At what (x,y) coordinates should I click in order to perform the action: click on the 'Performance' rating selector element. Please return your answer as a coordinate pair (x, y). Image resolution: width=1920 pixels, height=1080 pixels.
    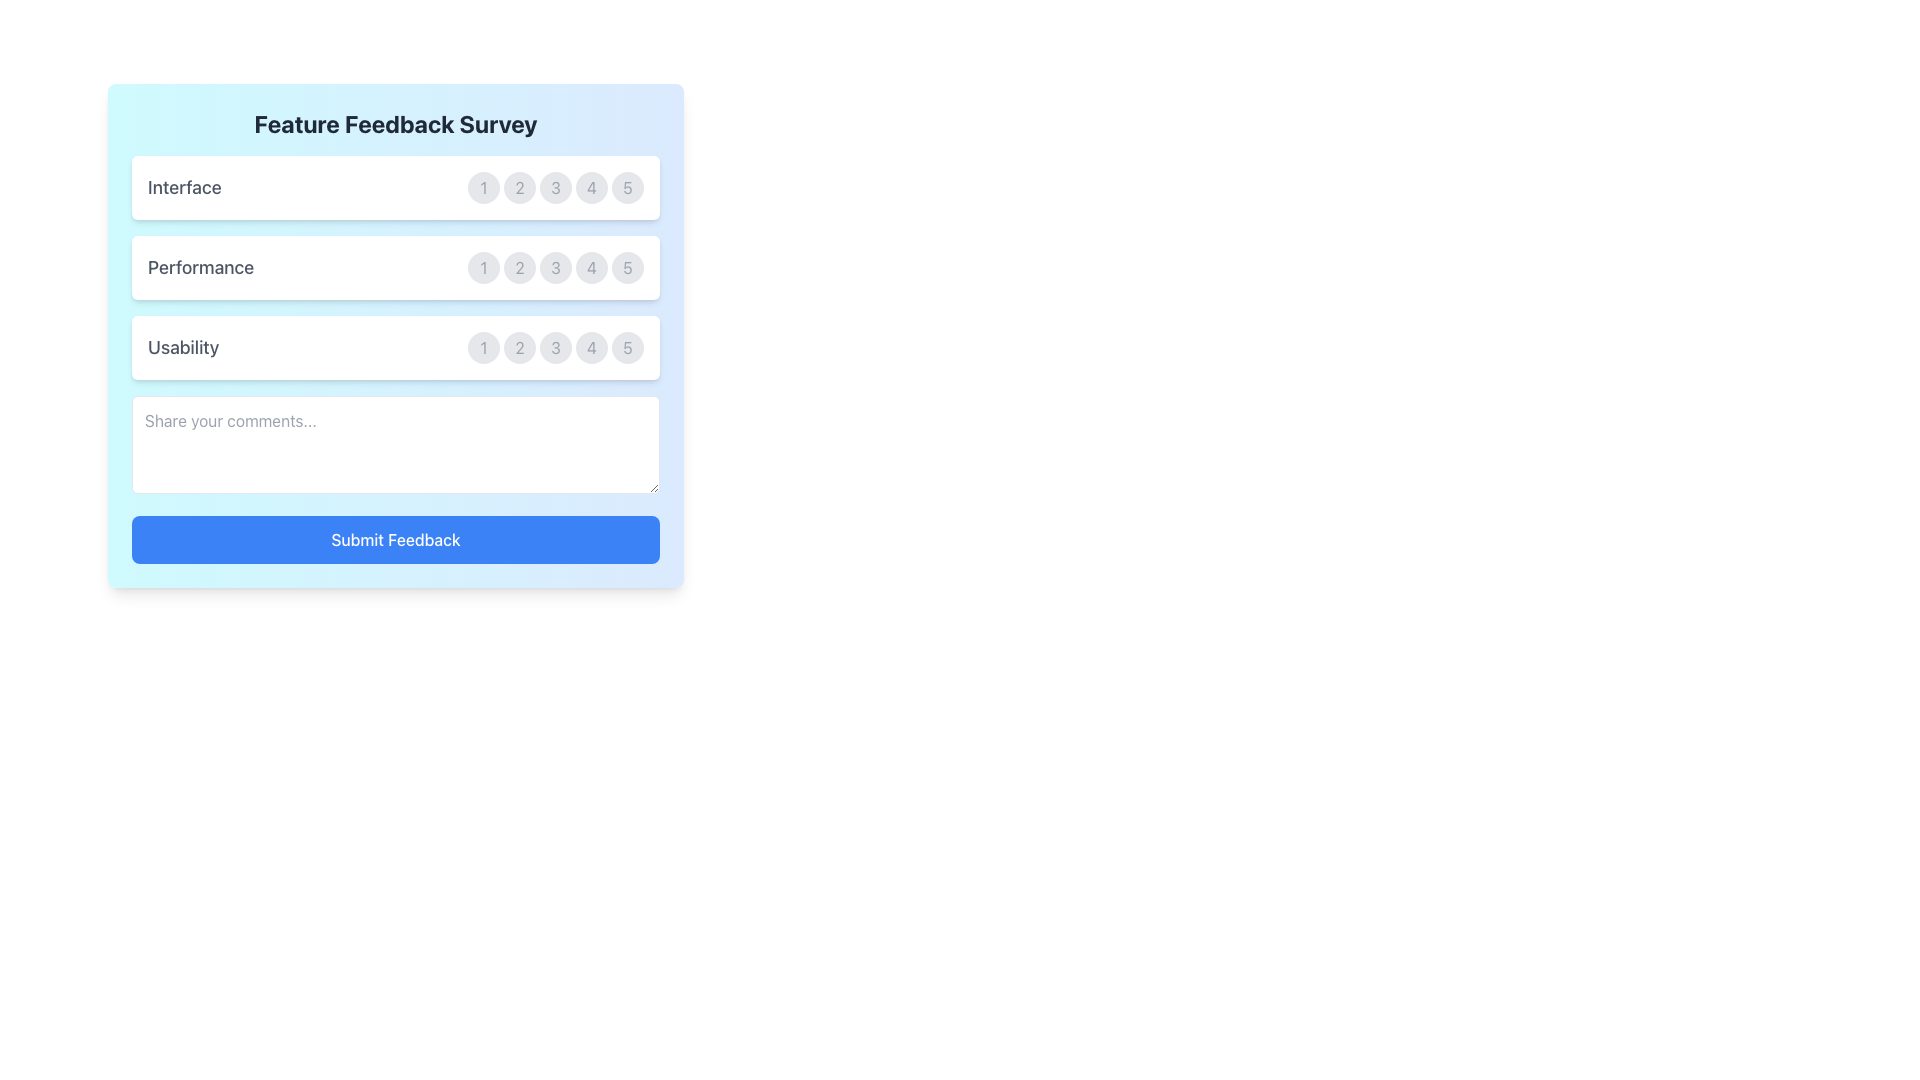
    Looking at the image, I should click on (395, 266).